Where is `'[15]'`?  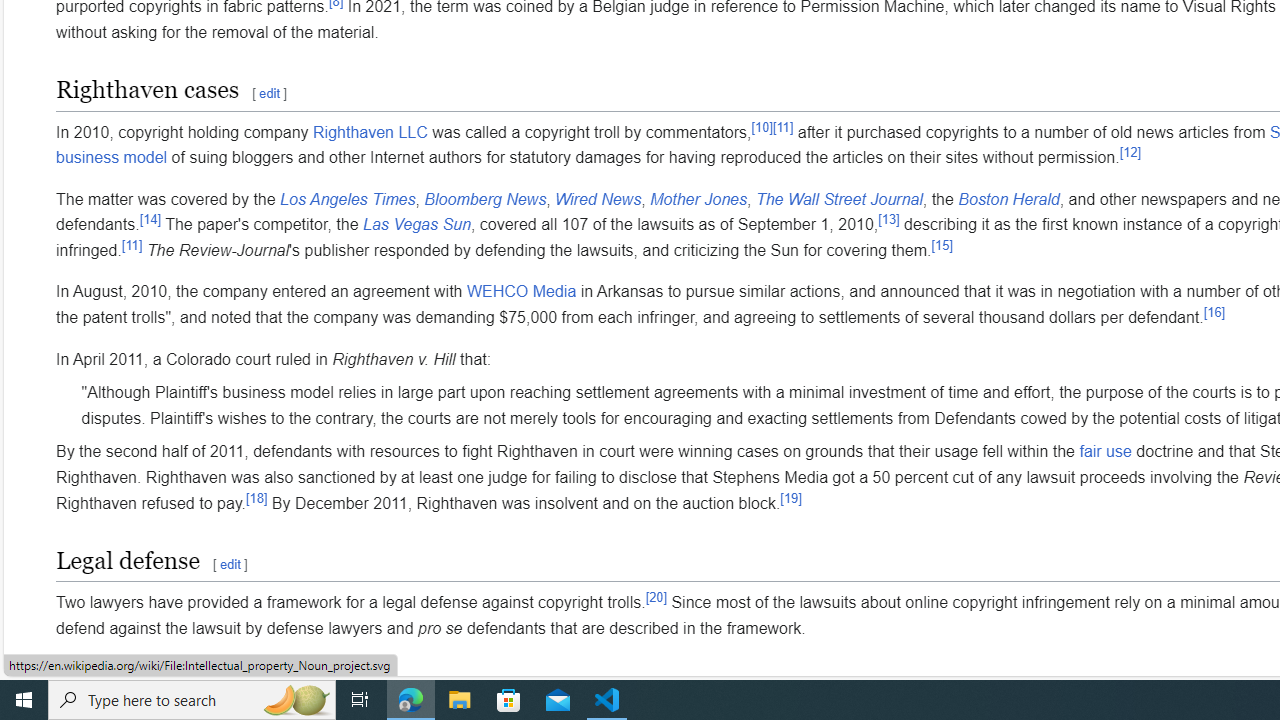 '[15]' is located at coordinates (941, 243).